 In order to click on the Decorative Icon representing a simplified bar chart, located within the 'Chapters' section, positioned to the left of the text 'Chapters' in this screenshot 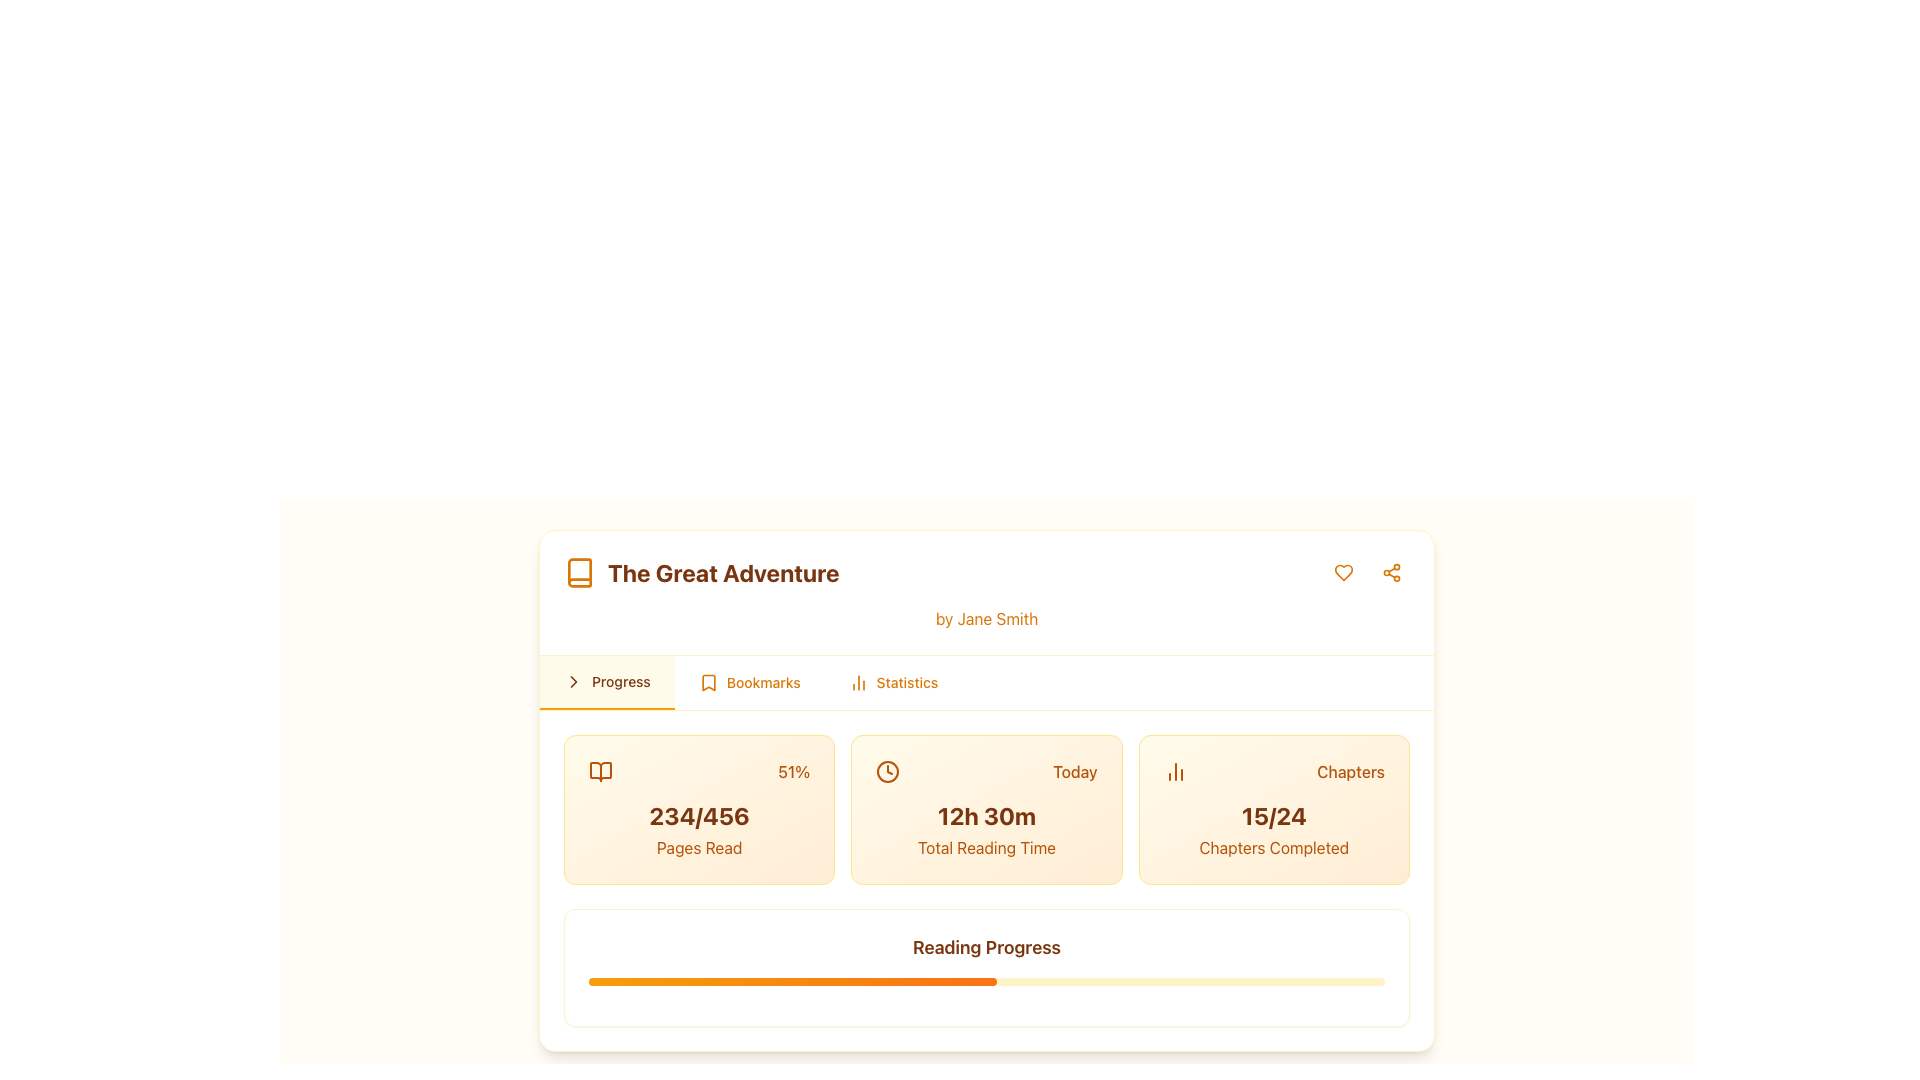, I will do `click(1175, 770)`.